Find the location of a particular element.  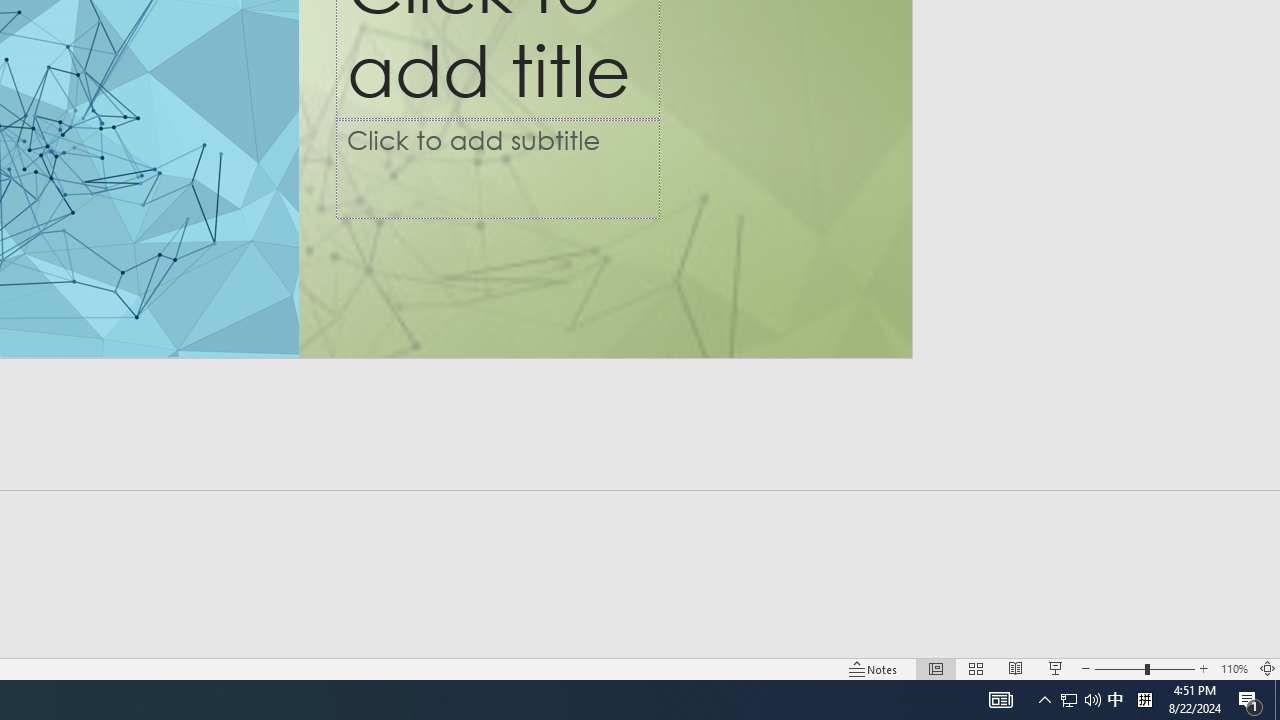

'Zoom' is located at coordinates (1144, 669).